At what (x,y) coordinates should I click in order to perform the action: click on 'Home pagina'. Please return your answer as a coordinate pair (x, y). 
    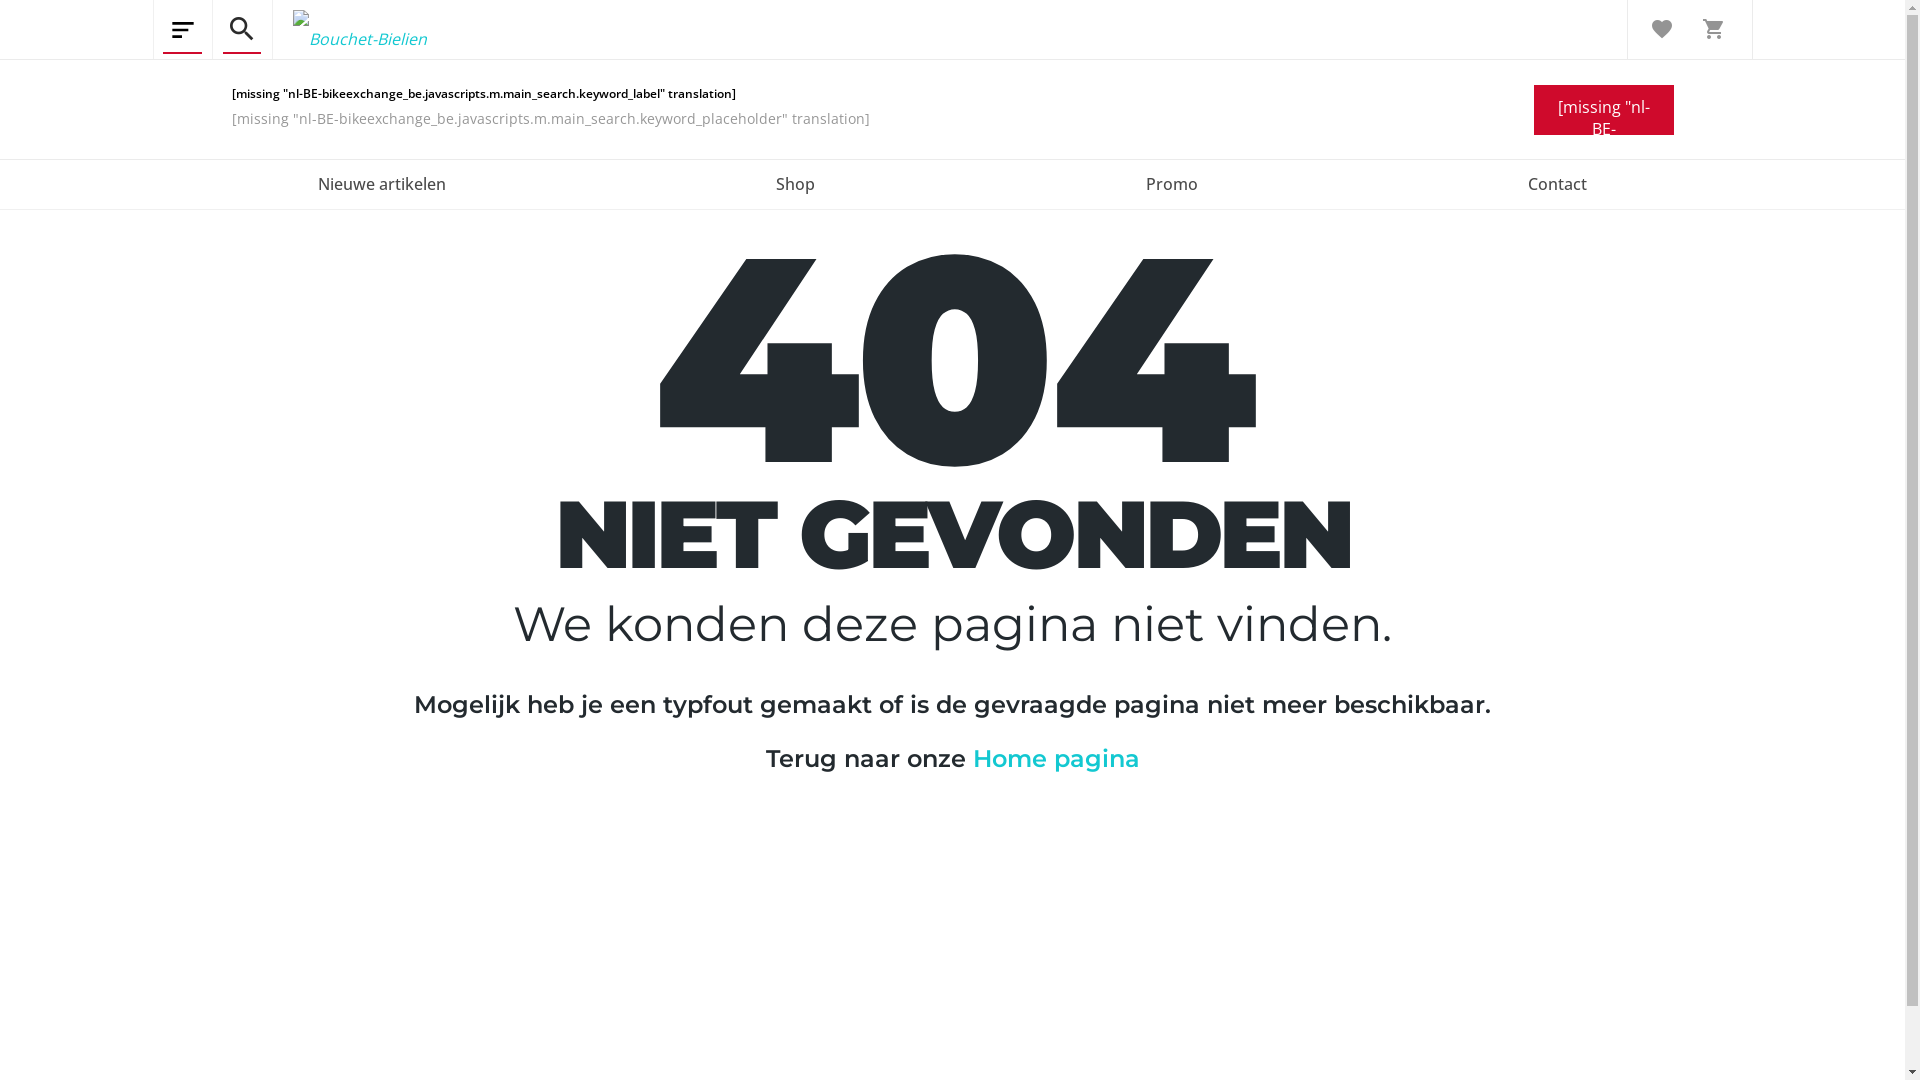
    Looking at the image, I should click on (1054, 758).